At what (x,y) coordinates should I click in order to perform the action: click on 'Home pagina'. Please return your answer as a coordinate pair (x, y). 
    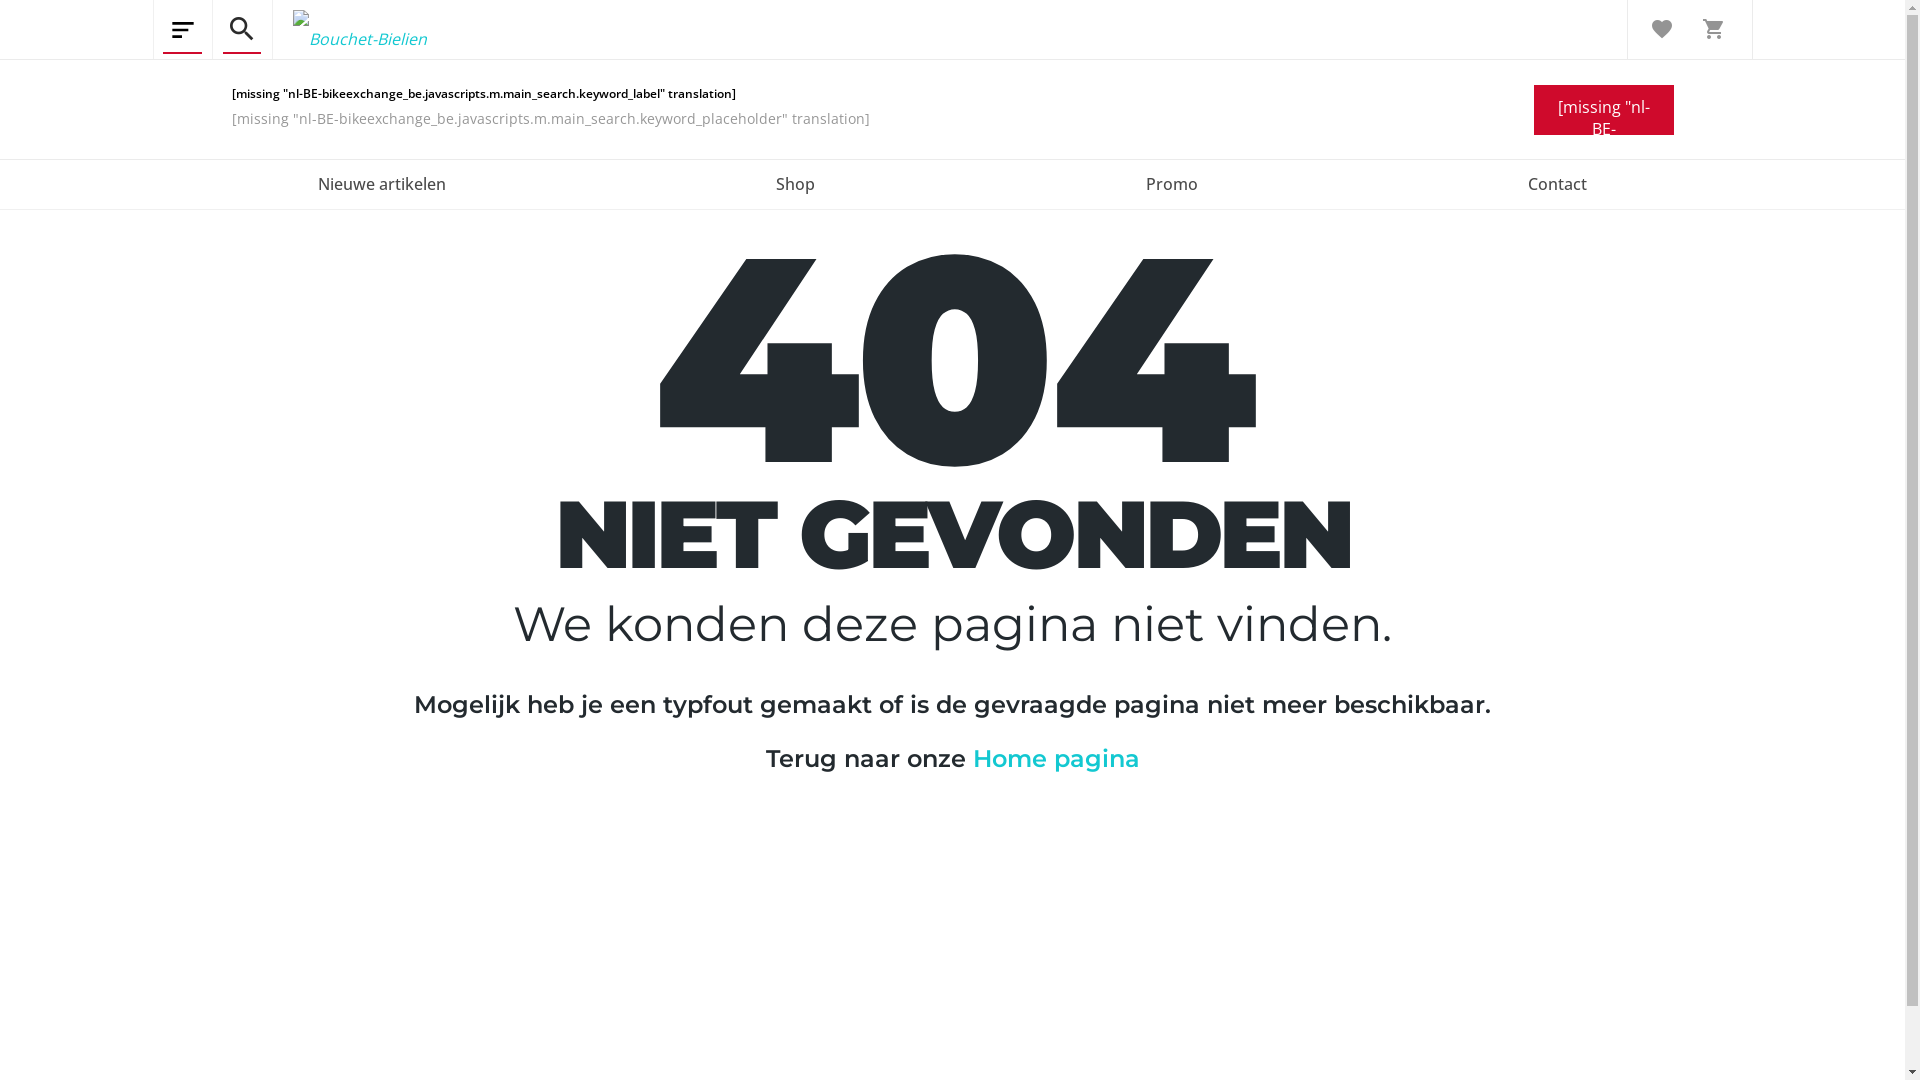
    Looking at the image, I should click on (1054, 758).